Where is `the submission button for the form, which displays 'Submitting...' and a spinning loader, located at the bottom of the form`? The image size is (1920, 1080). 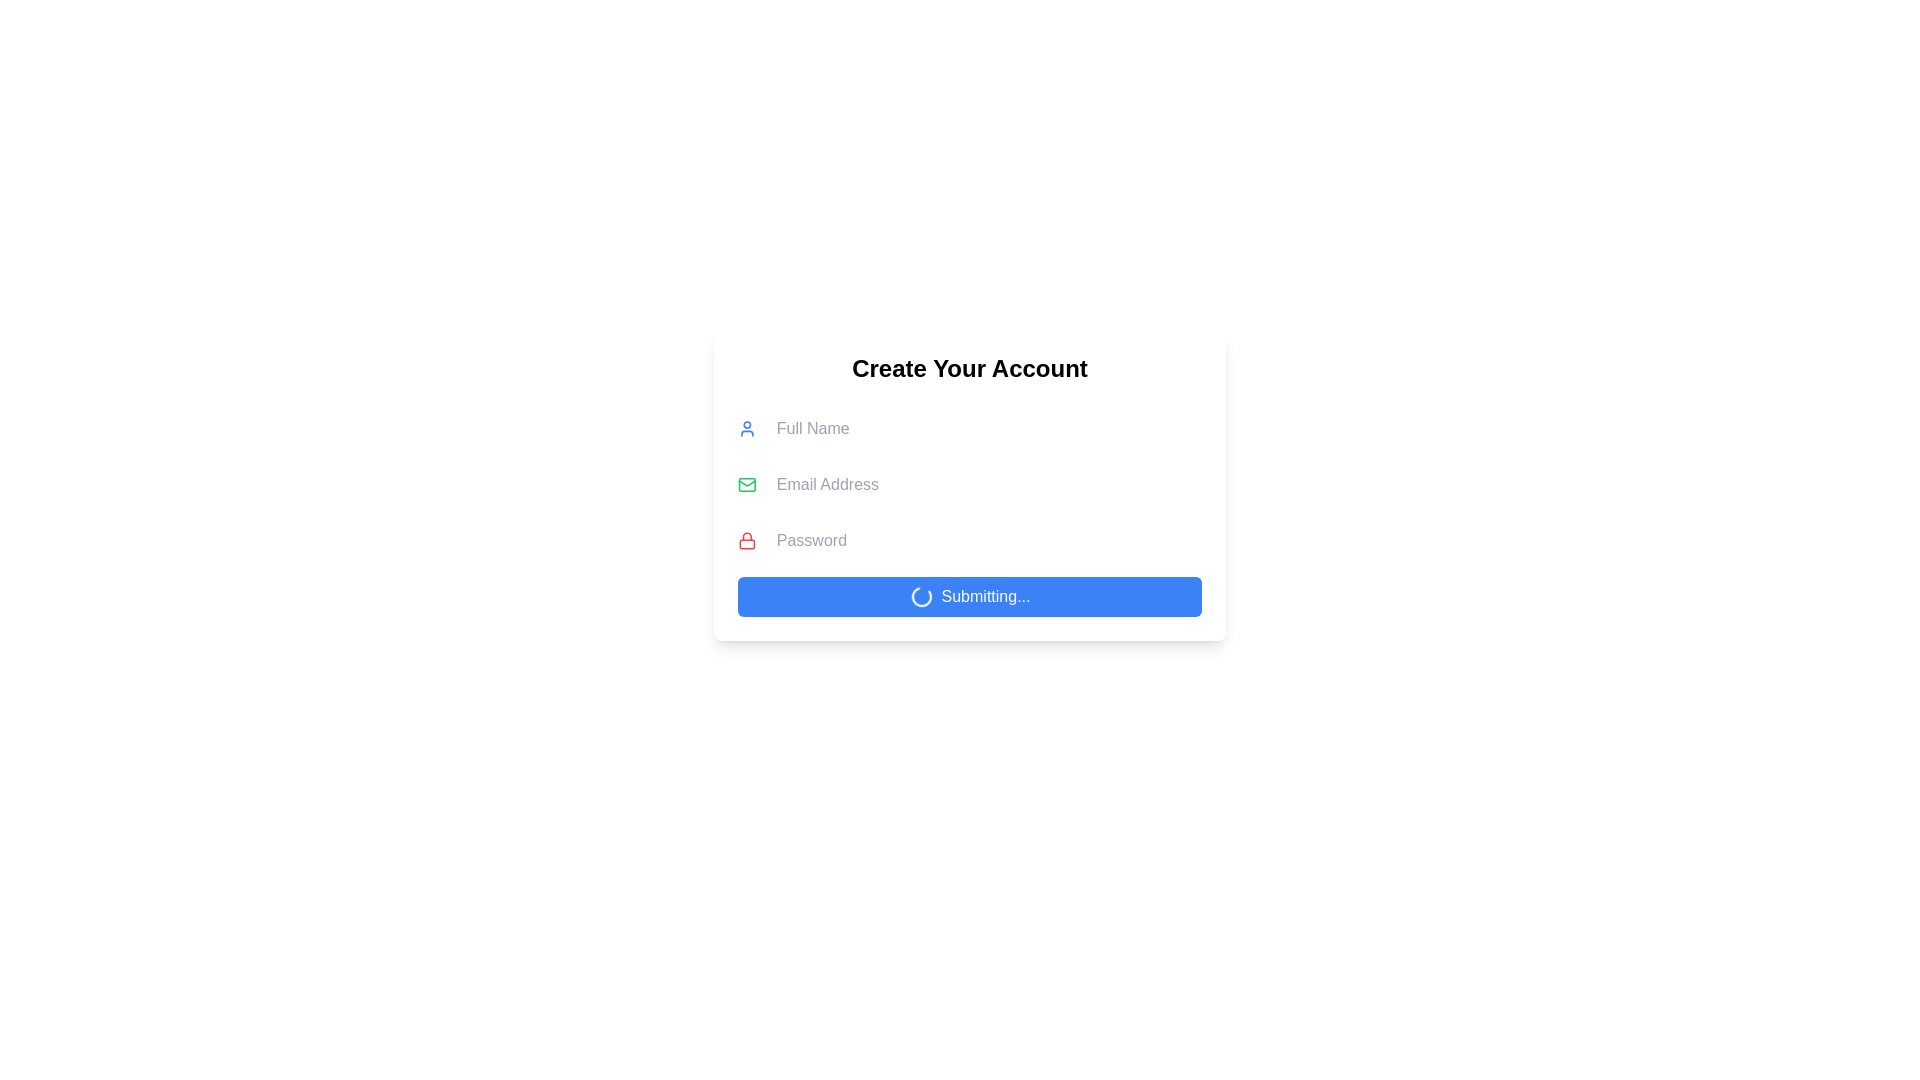
the submission button for the form, which displays 'Submitting...' and a spinning loader, located at the bottom of the form is located at coordinates (969, 596).